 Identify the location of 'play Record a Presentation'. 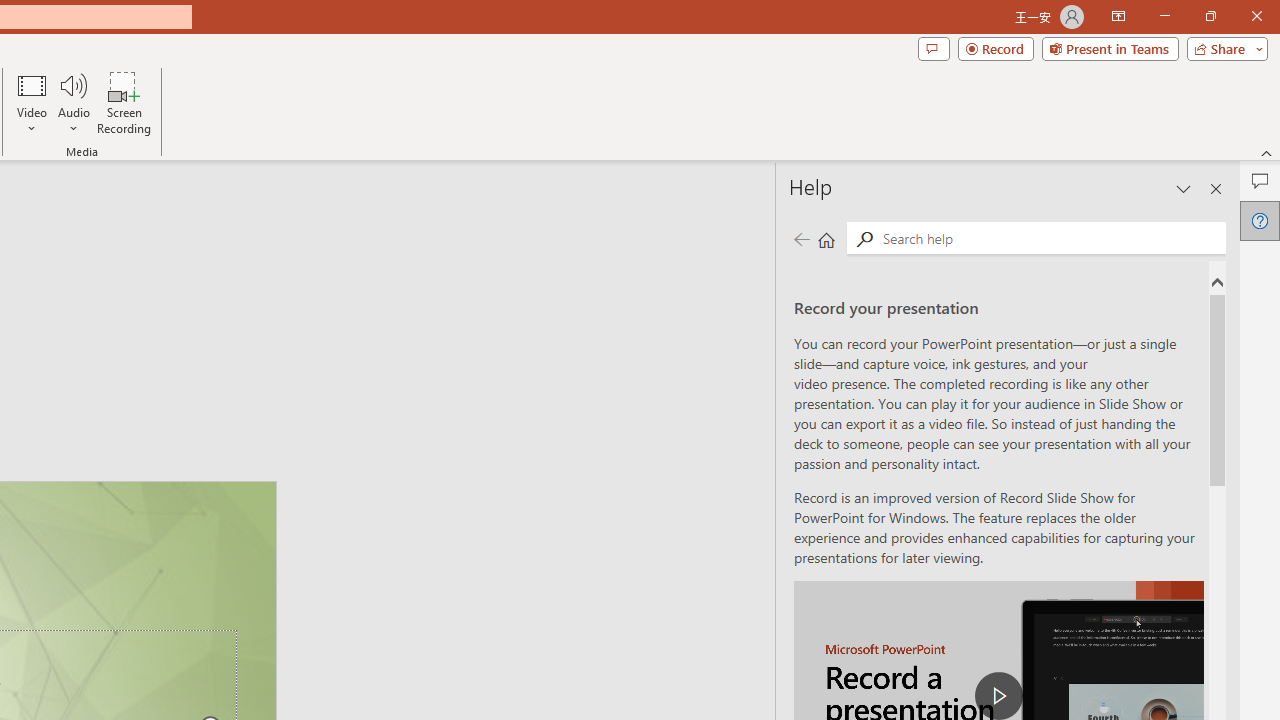
(999, 694).